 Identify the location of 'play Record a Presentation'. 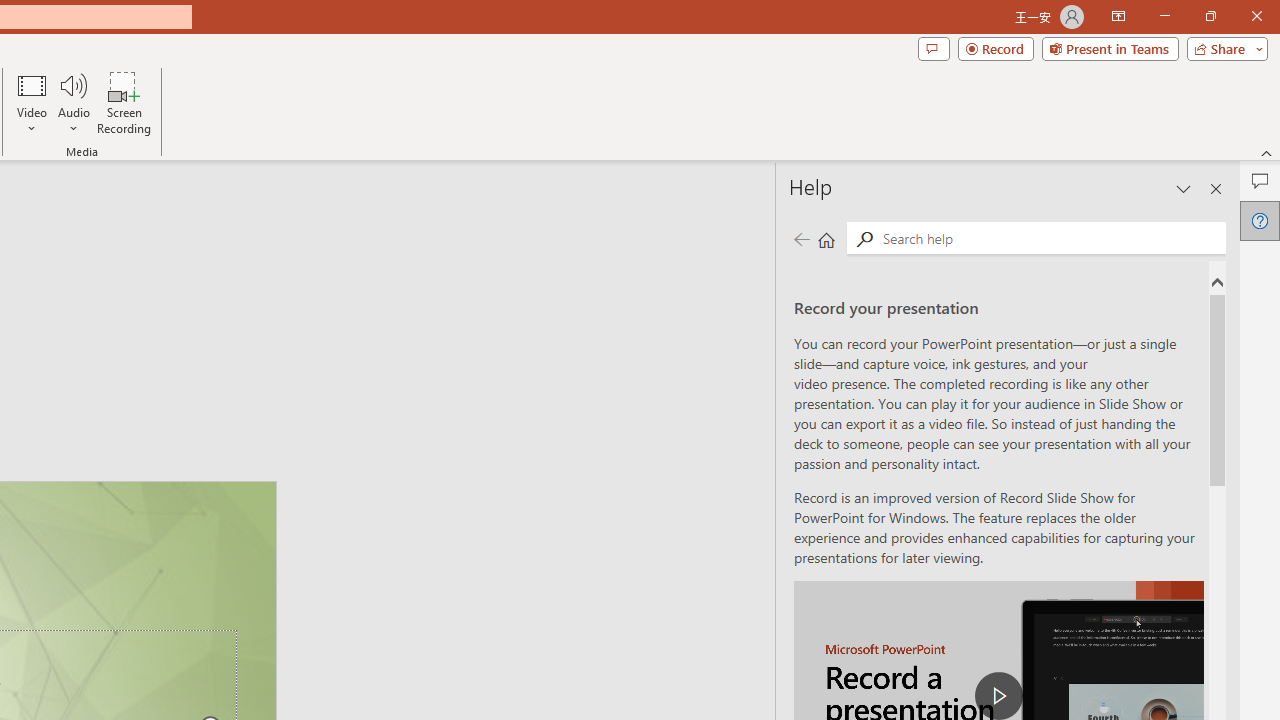
(999, 694).